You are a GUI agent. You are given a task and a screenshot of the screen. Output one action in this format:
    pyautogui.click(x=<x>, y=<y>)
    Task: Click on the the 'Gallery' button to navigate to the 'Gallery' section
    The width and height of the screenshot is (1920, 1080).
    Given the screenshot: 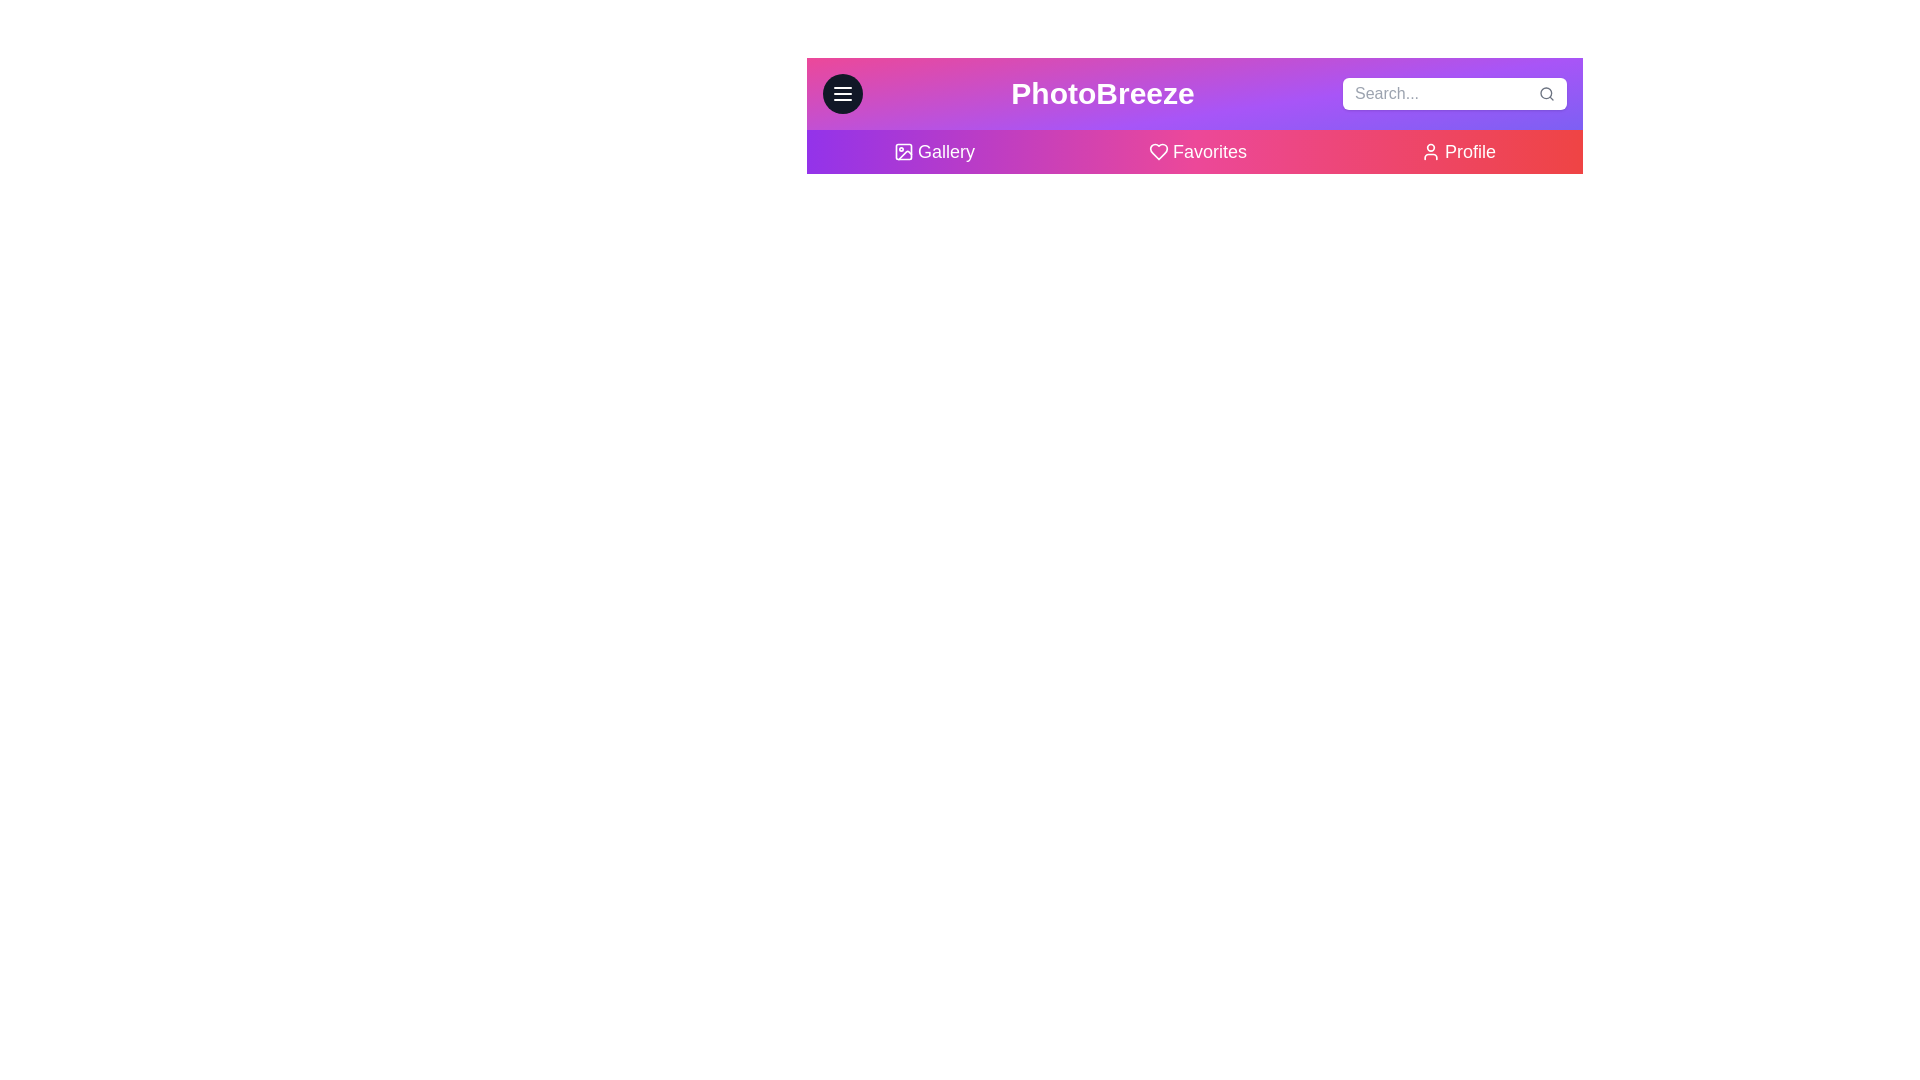 What is the action you would take?
    pyautogui.click(x=933, y=150)
    